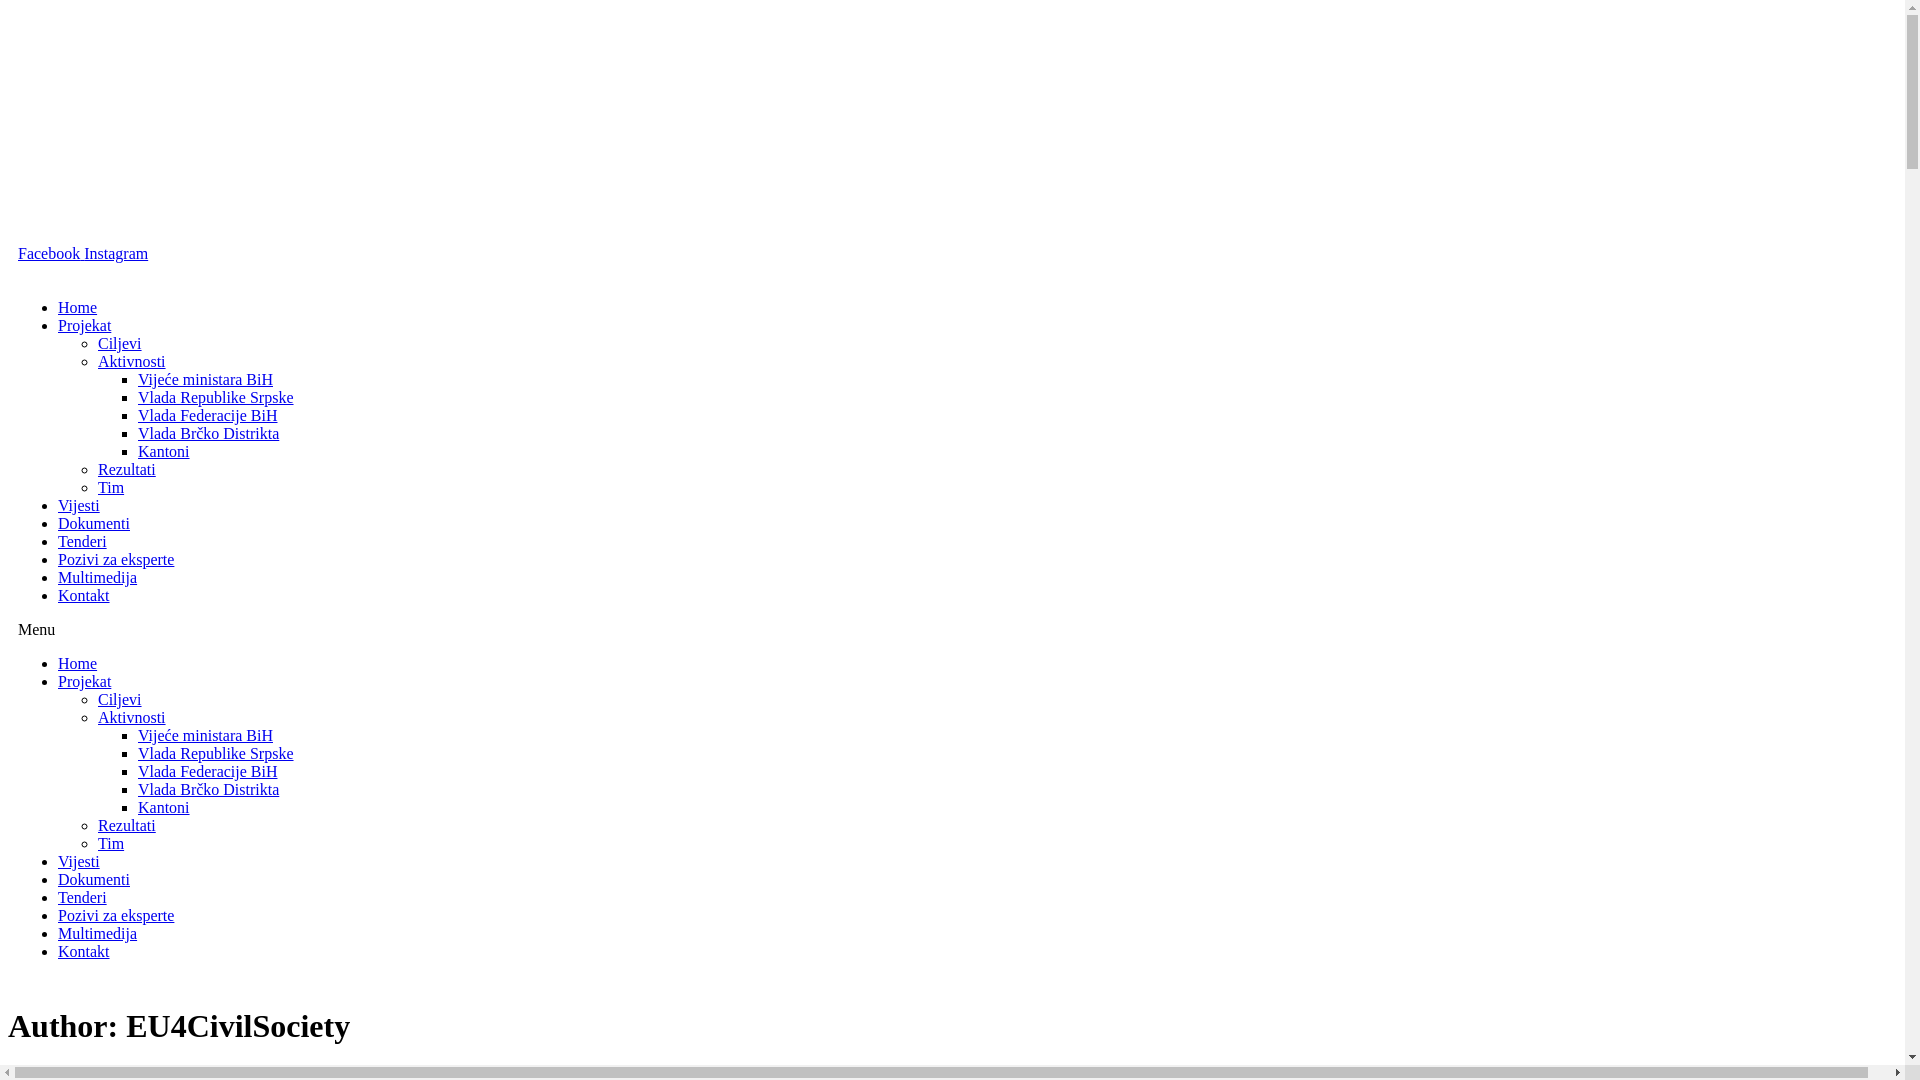  I want to click on 'Facebook', so click(51, 252).